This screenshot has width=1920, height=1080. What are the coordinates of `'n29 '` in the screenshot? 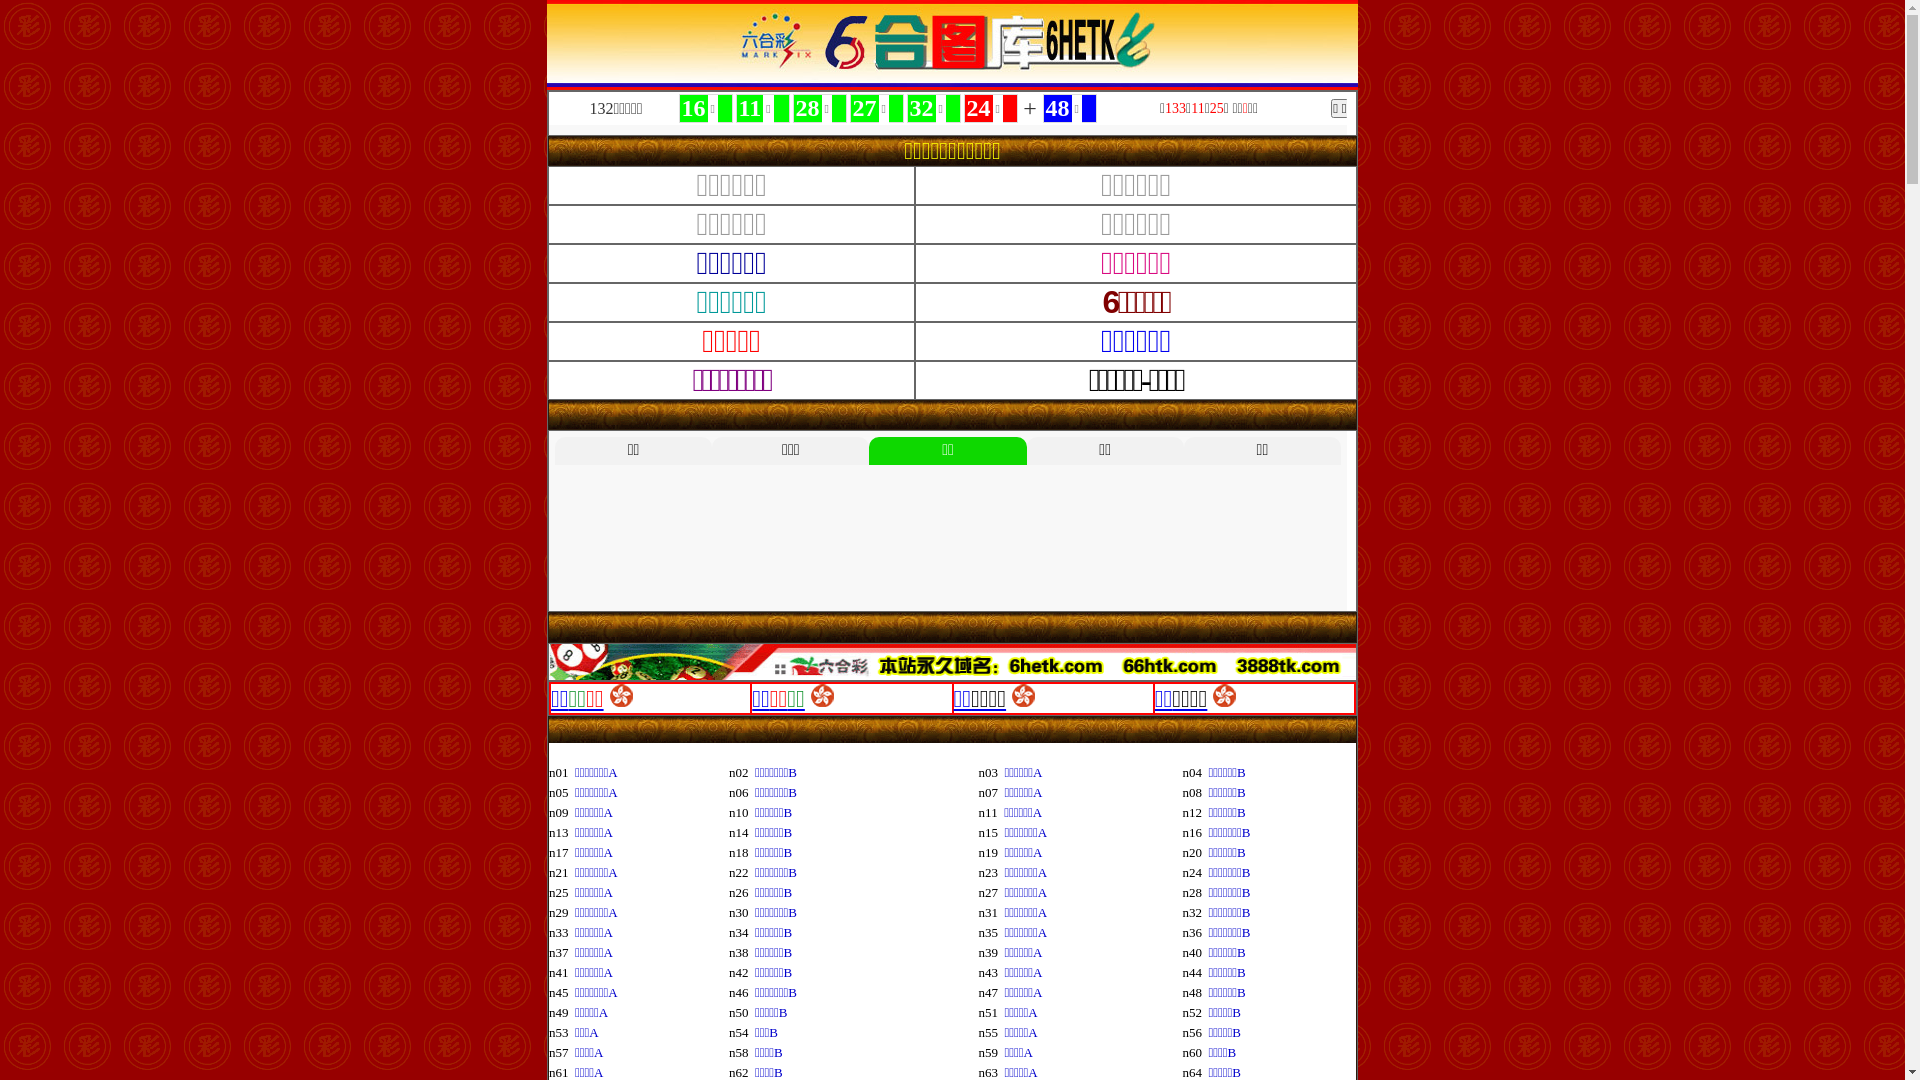 It's located at (560, 912).